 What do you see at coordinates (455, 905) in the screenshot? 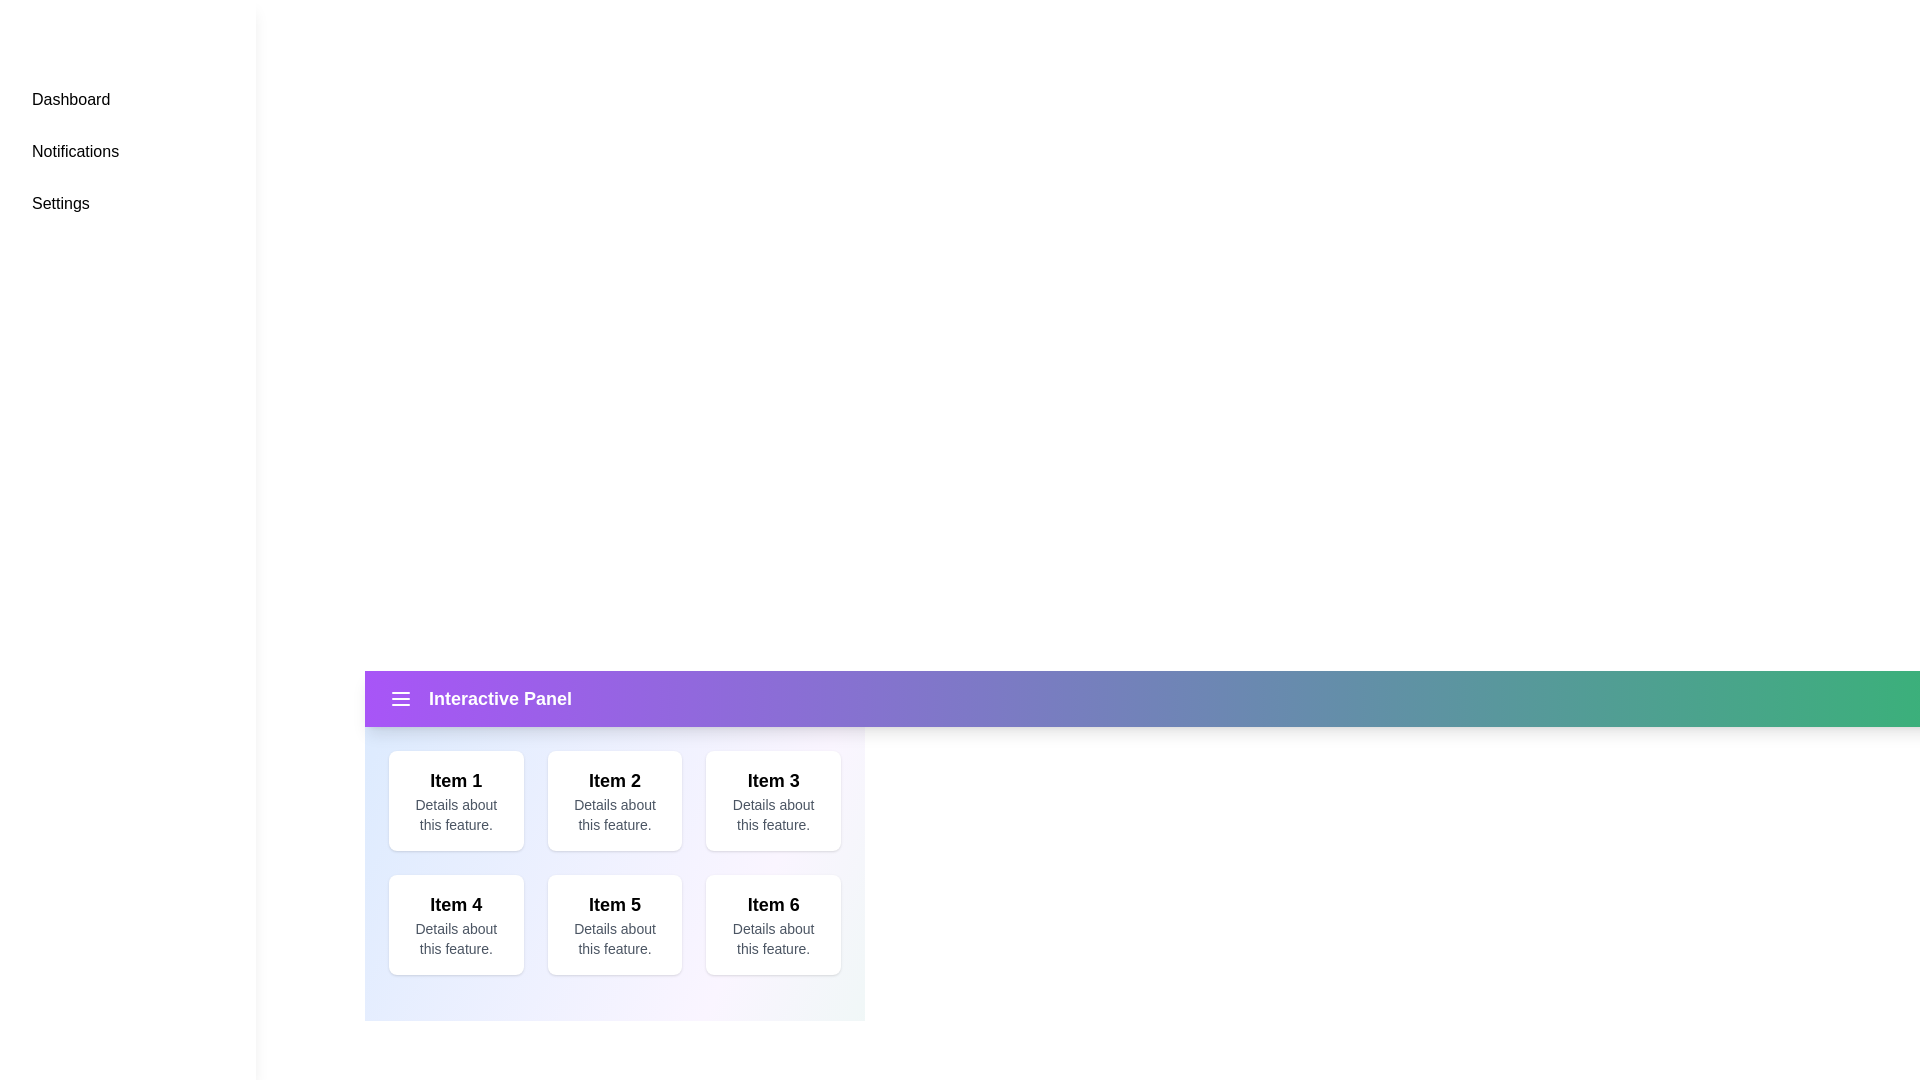
I see `the Text Label located in the second row and first column of the grid layout, which identifies the feature above the text 'Details about this feature.'` at bounding box center [455, 905].